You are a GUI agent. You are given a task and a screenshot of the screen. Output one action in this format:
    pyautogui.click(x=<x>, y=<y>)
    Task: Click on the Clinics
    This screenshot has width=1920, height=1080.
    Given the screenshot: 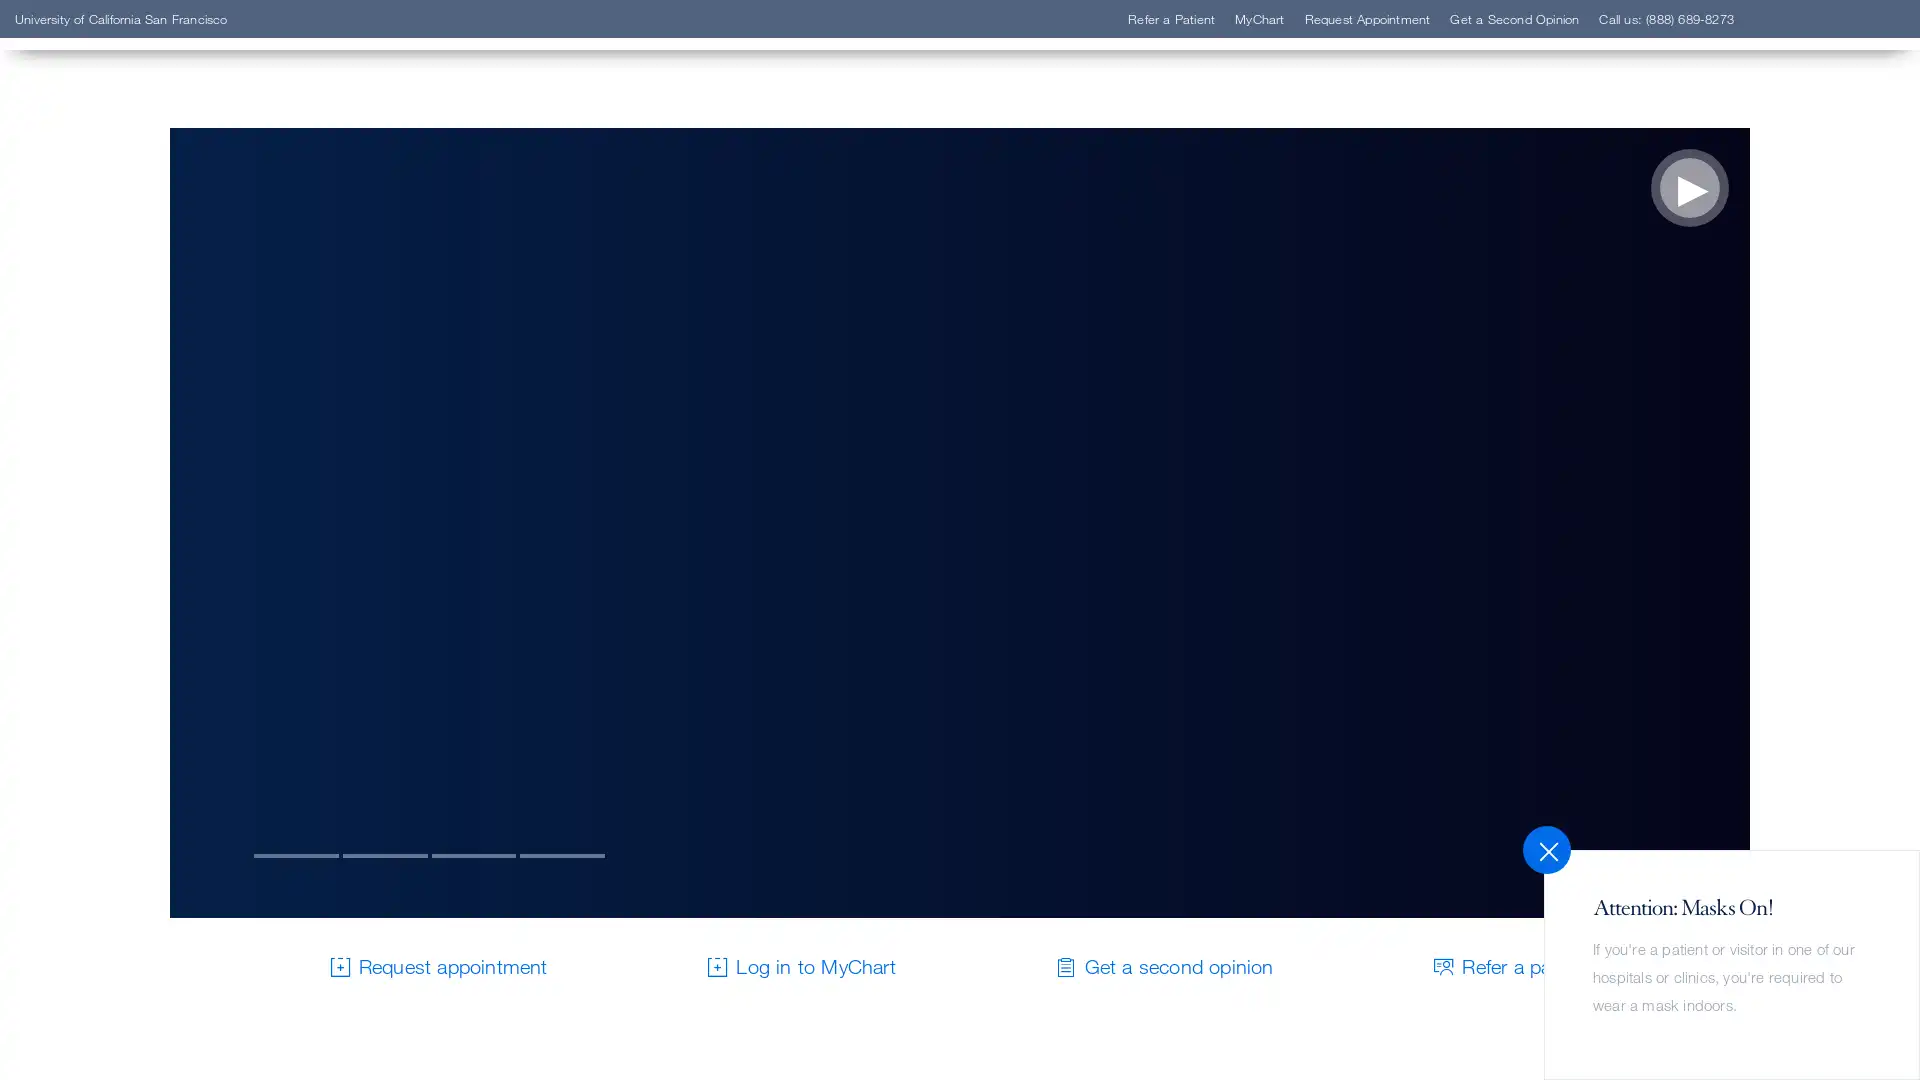 What is the action you would take?
    pyautogui.click(x=108, y=353)
    